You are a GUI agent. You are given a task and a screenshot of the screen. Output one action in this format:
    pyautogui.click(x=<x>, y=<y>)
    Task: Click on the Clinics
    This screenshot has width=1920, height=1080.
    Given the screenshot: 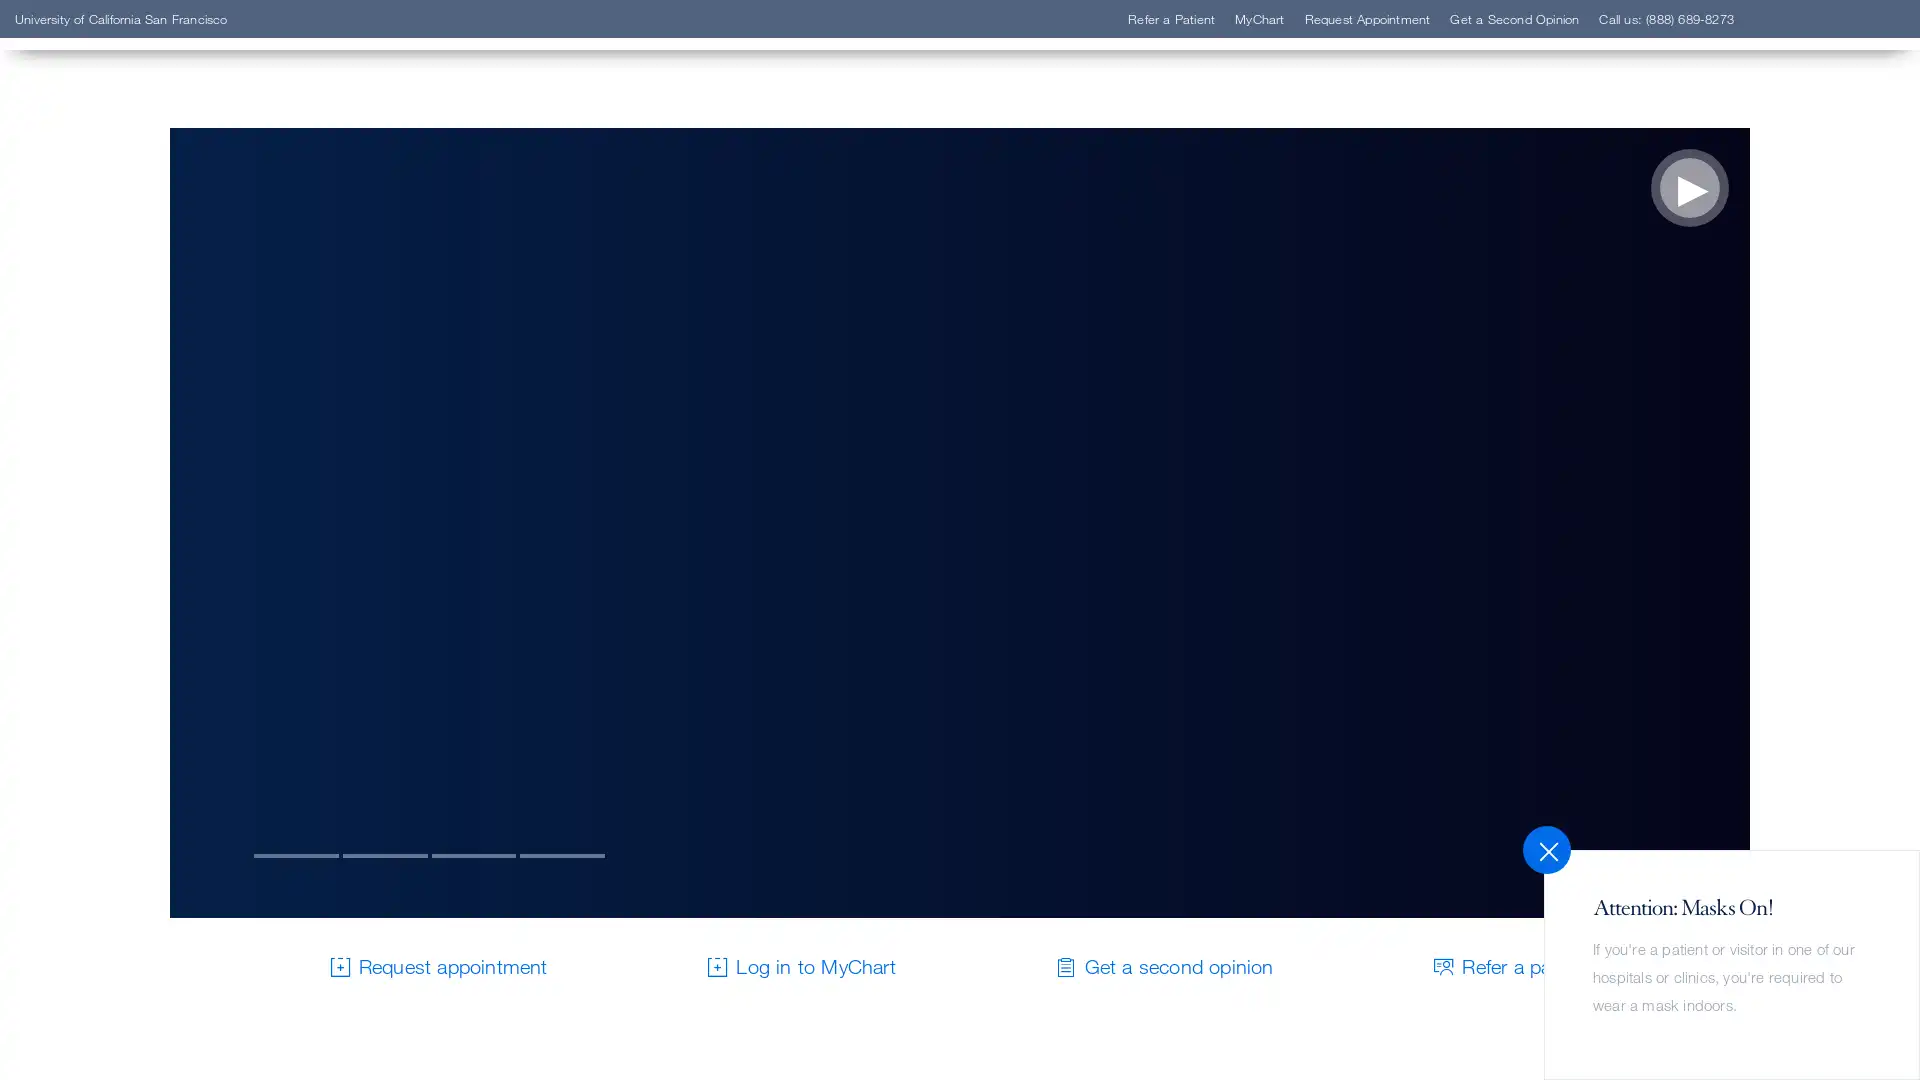 What is the action you would take?
    pyautogui.click(x=108, y=353)
    